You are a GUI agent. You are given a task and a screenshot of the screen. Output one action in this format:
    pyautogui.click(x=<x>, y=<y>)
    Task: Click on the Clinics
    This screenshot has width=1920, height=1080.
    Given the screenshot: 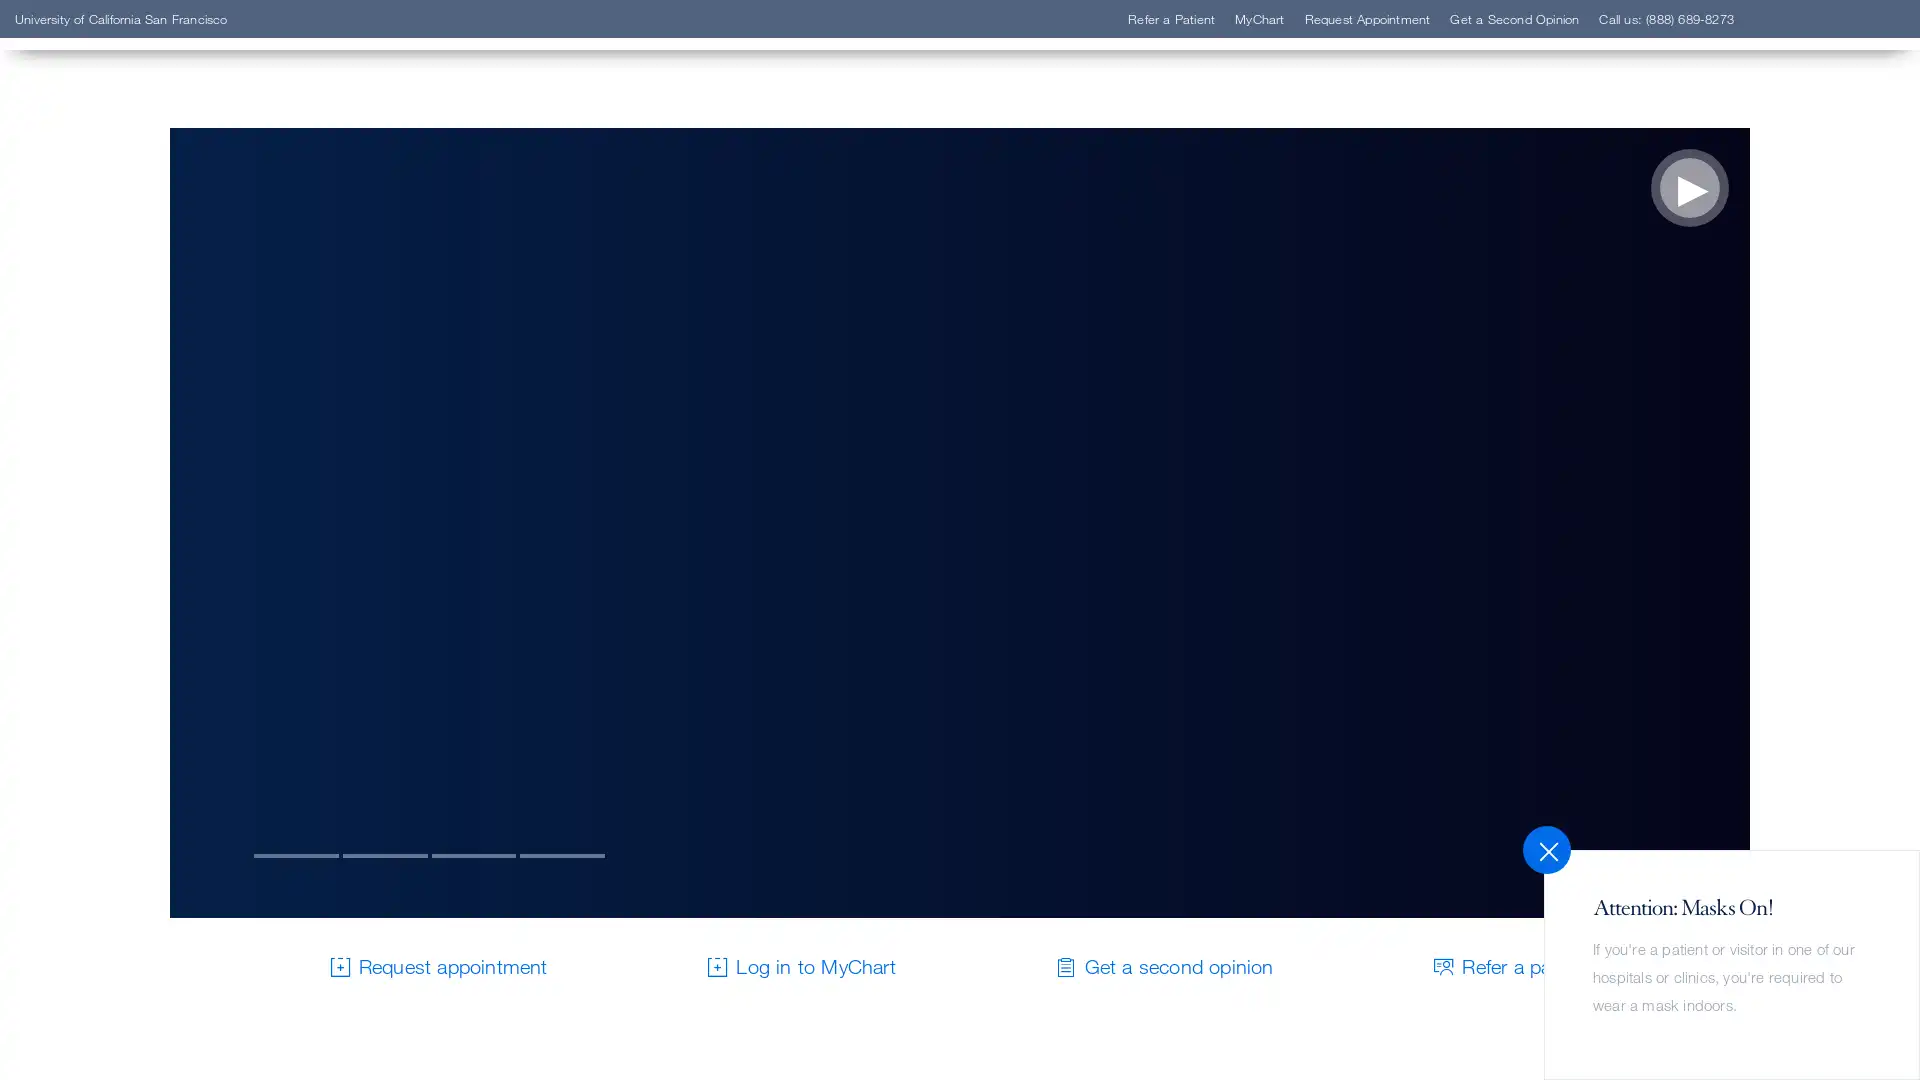 What is the action you would take?
    pyautogui.click(x=108, y=353)
    